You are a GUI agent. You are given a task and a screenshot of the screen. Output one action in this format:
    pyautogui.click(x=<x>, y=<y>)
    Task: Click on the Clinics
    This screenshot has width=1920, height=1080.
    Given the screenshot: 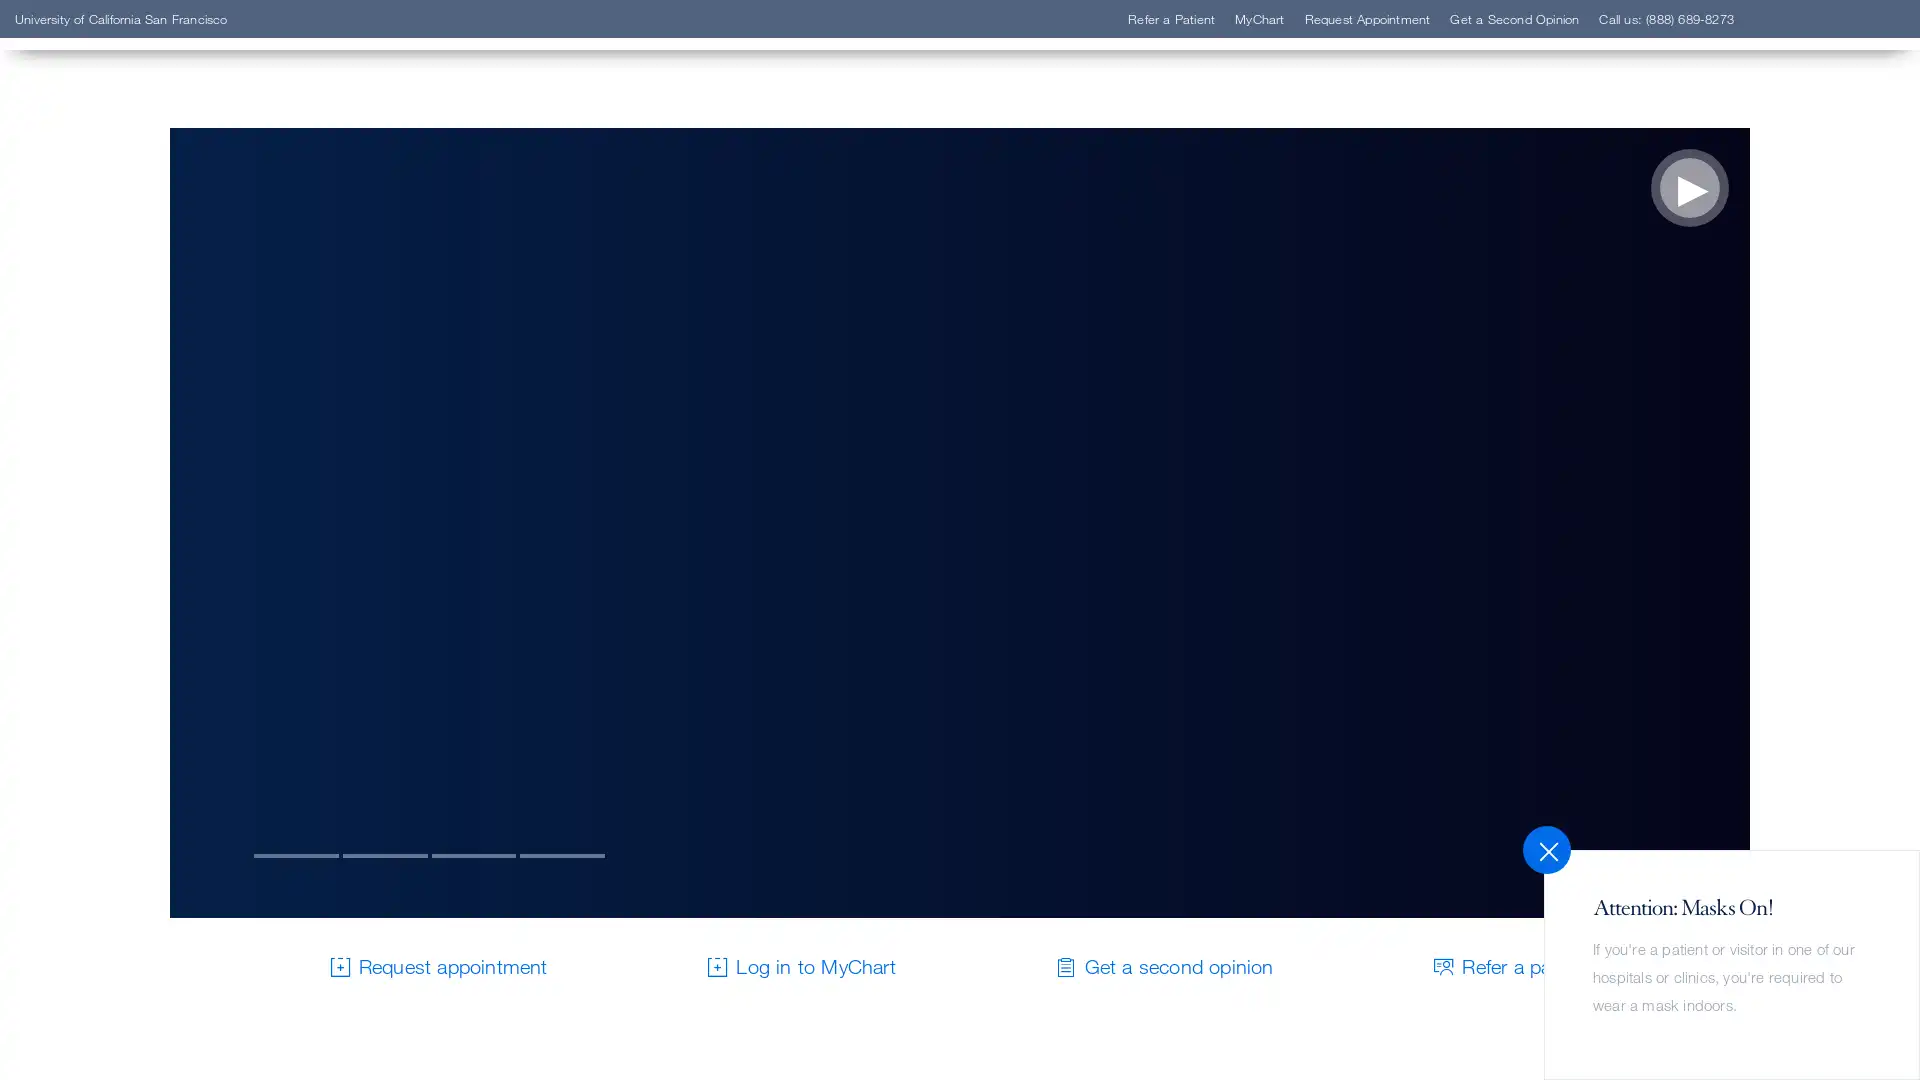 What is the action you would take?
    pyautogui.click(x=108, y=353)
    